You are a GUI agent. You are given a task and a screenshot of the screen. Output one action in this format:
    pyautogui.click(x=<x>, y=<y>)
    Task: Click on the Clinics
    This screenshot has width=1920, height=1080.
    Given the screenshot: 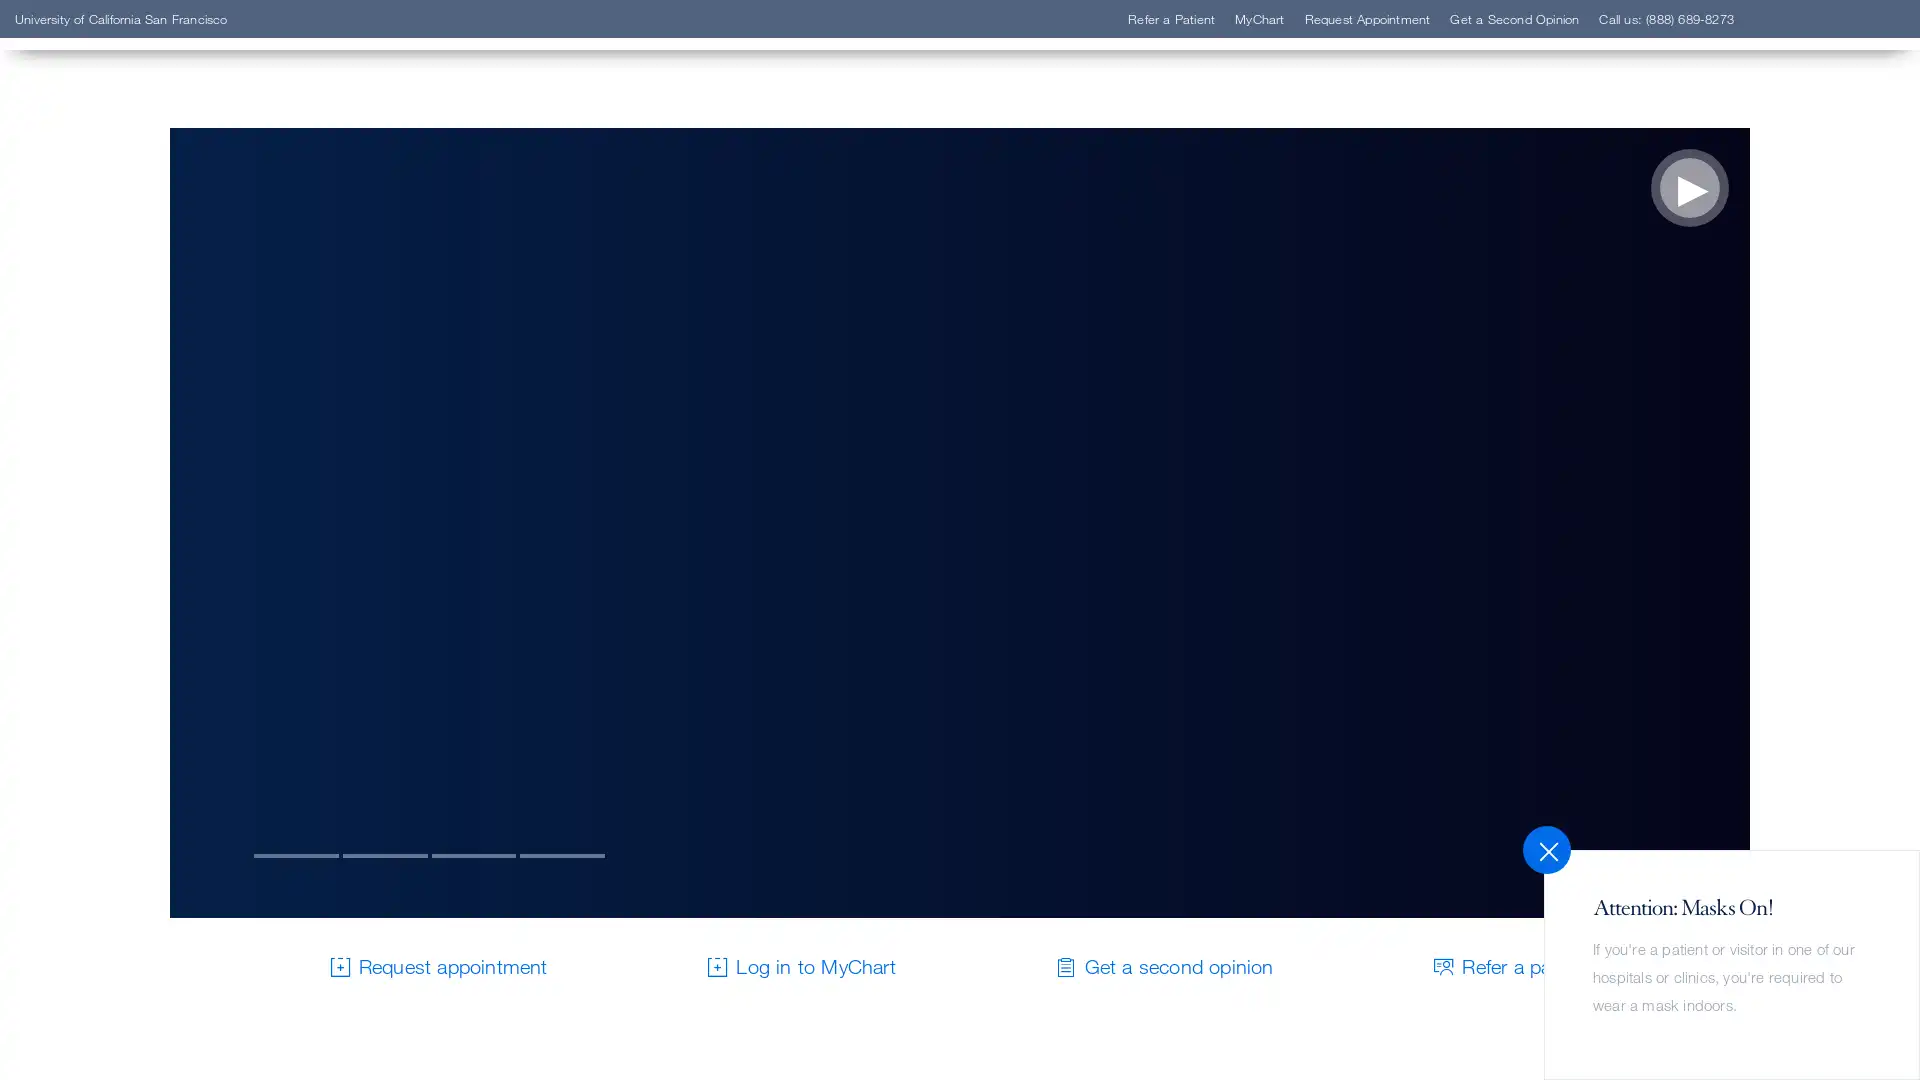 What is the action you would take?
    pyautogui.click(x=108, y=353)
    